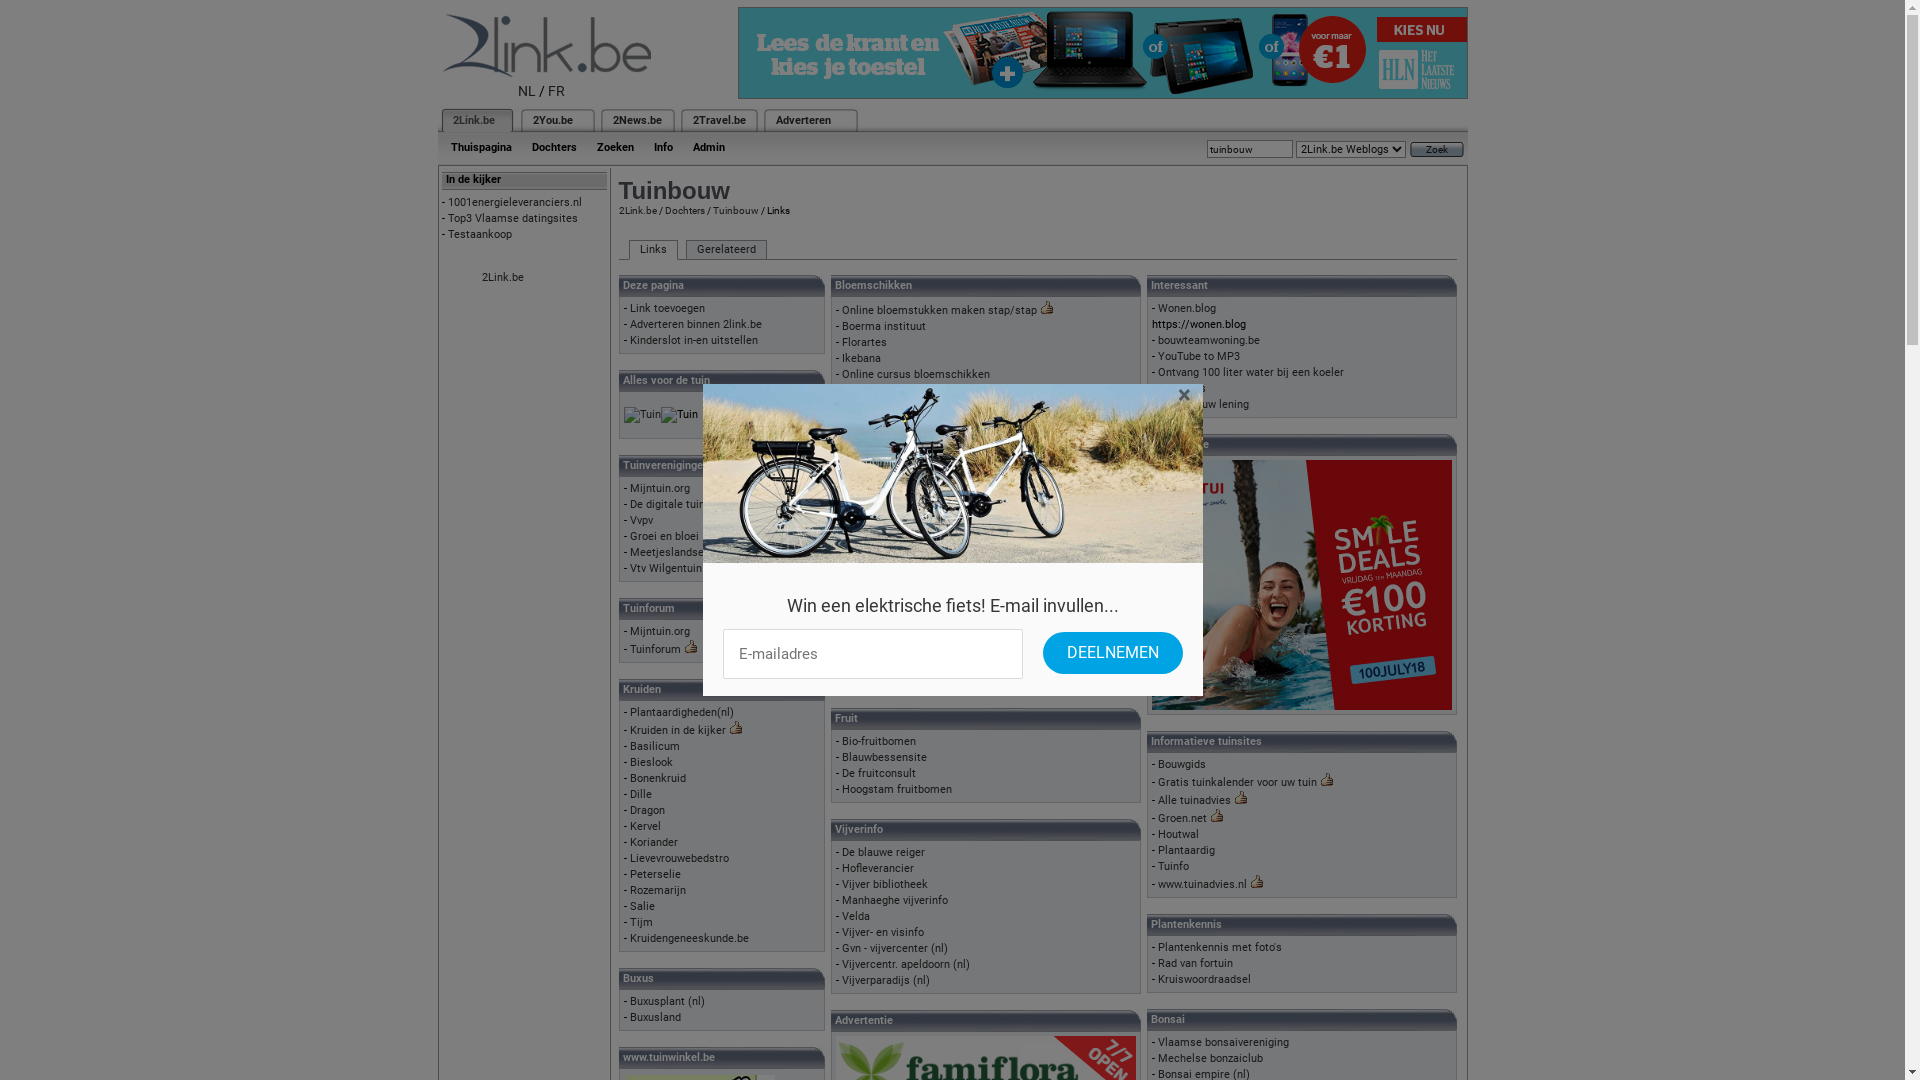 This screenshot has width=1920, height=1080. I want to click on 'Tijm', so click(641, 922).